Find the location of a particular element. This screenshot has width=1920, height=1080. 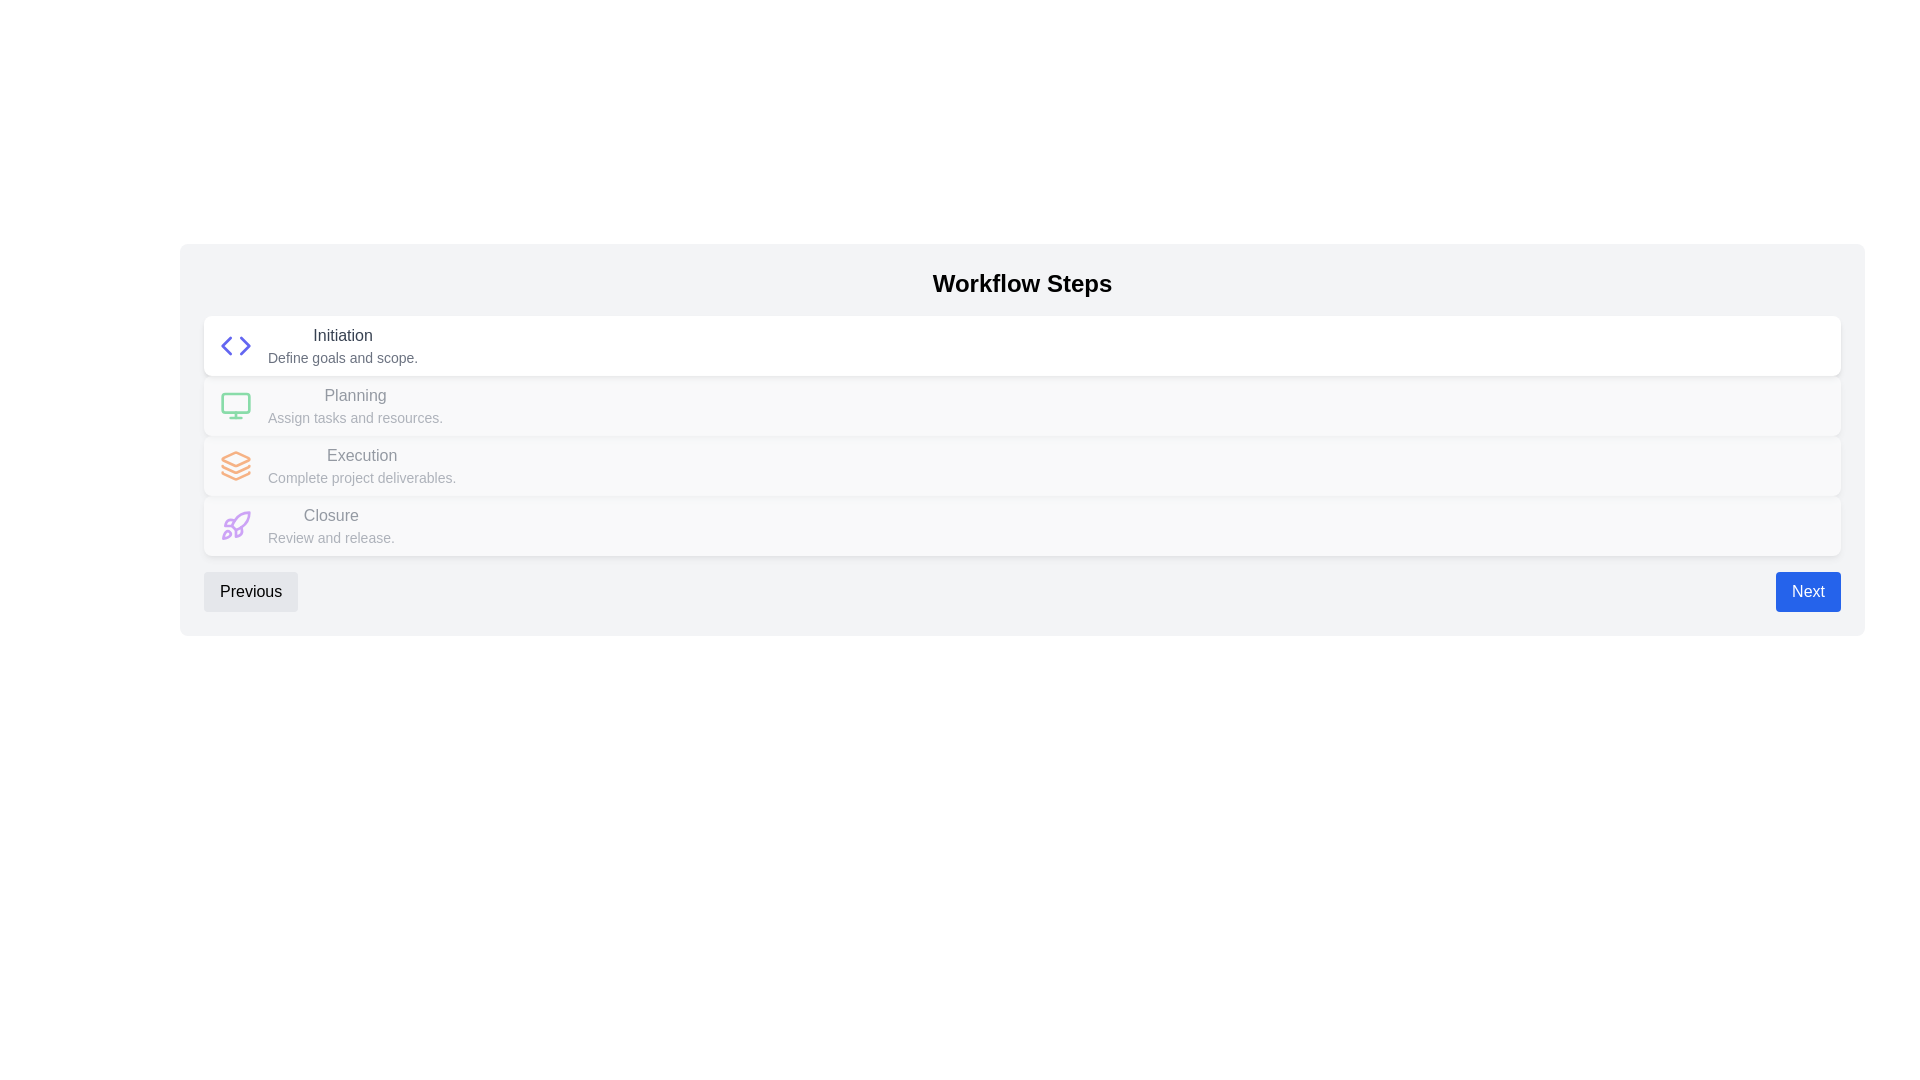

the descriptive text label located under the 'Execution' step in the workflow list is located at coordinates (362, 478).